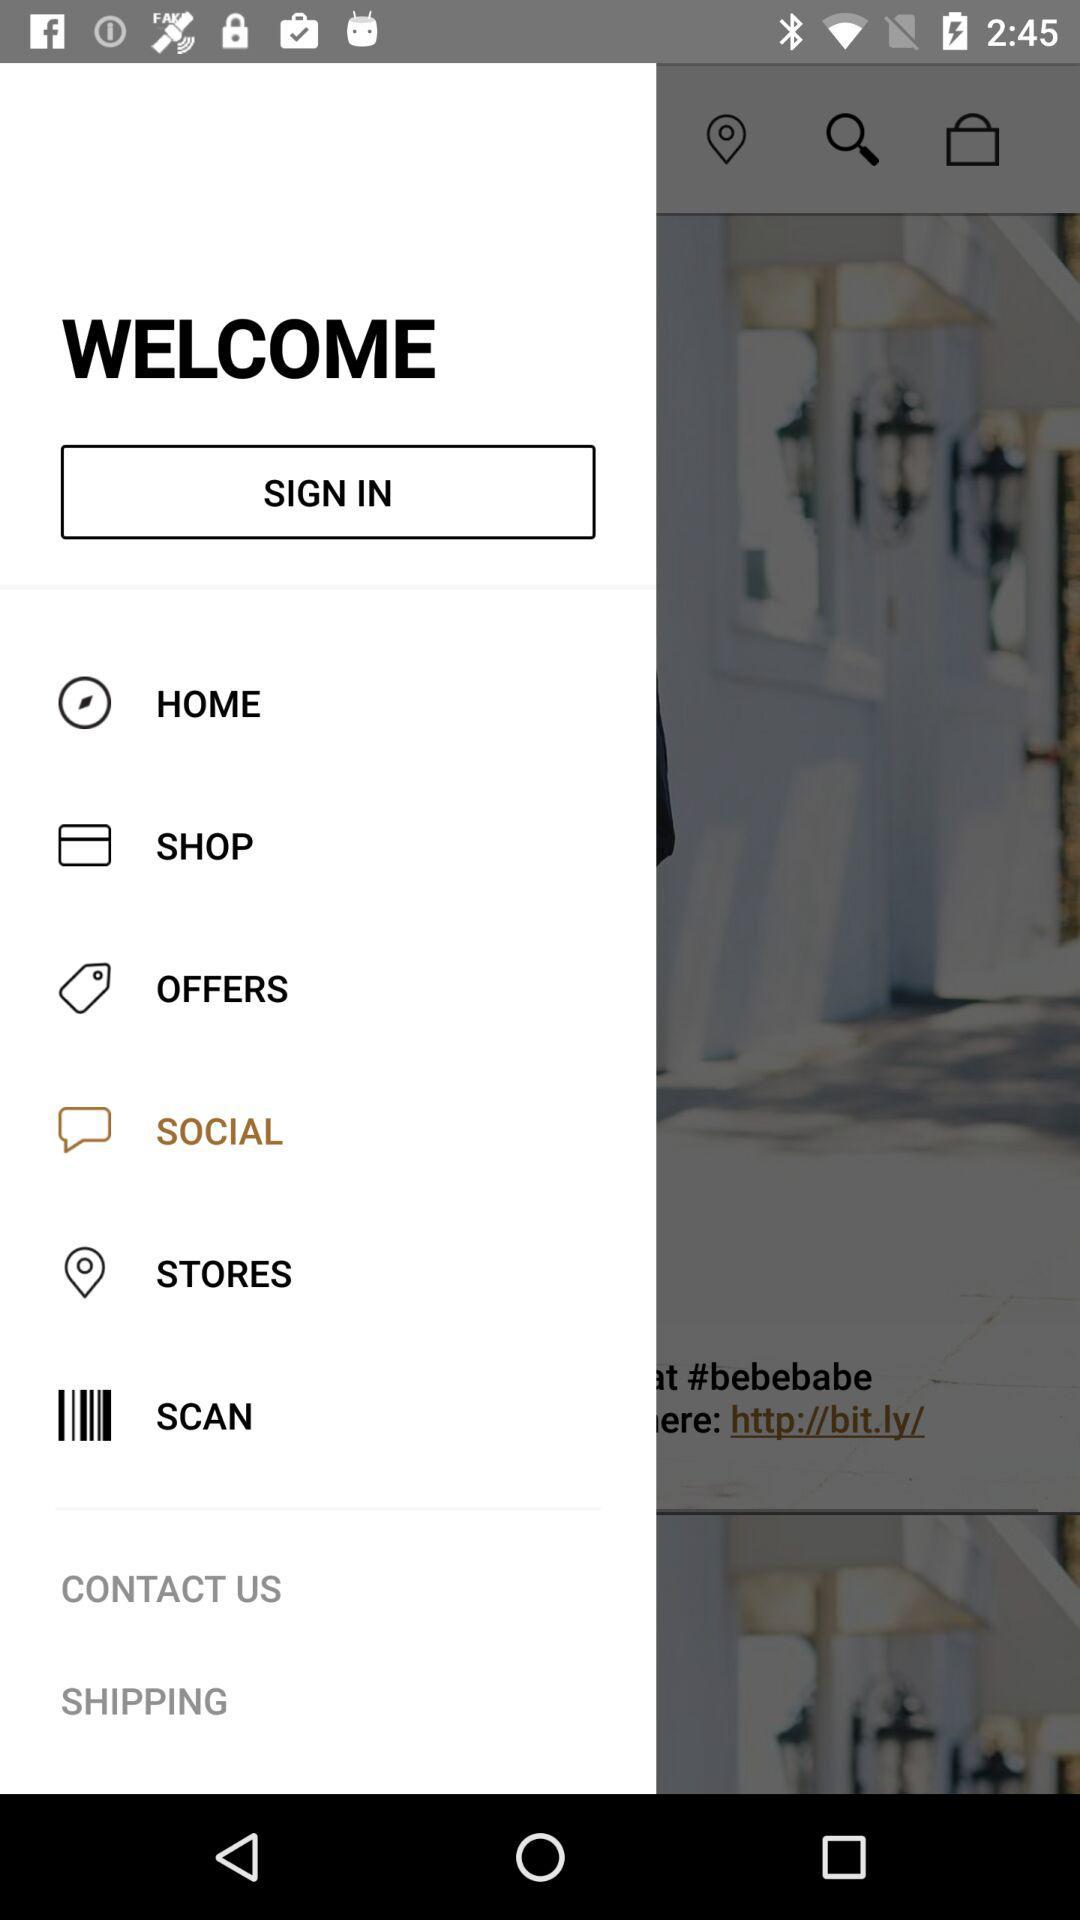 Image resolution: width=1080 pixels, height=1920 pixels. Describe the element at coordinates (93, 138) in the screenshot. I see `icon to the left of the social icon` at that location.